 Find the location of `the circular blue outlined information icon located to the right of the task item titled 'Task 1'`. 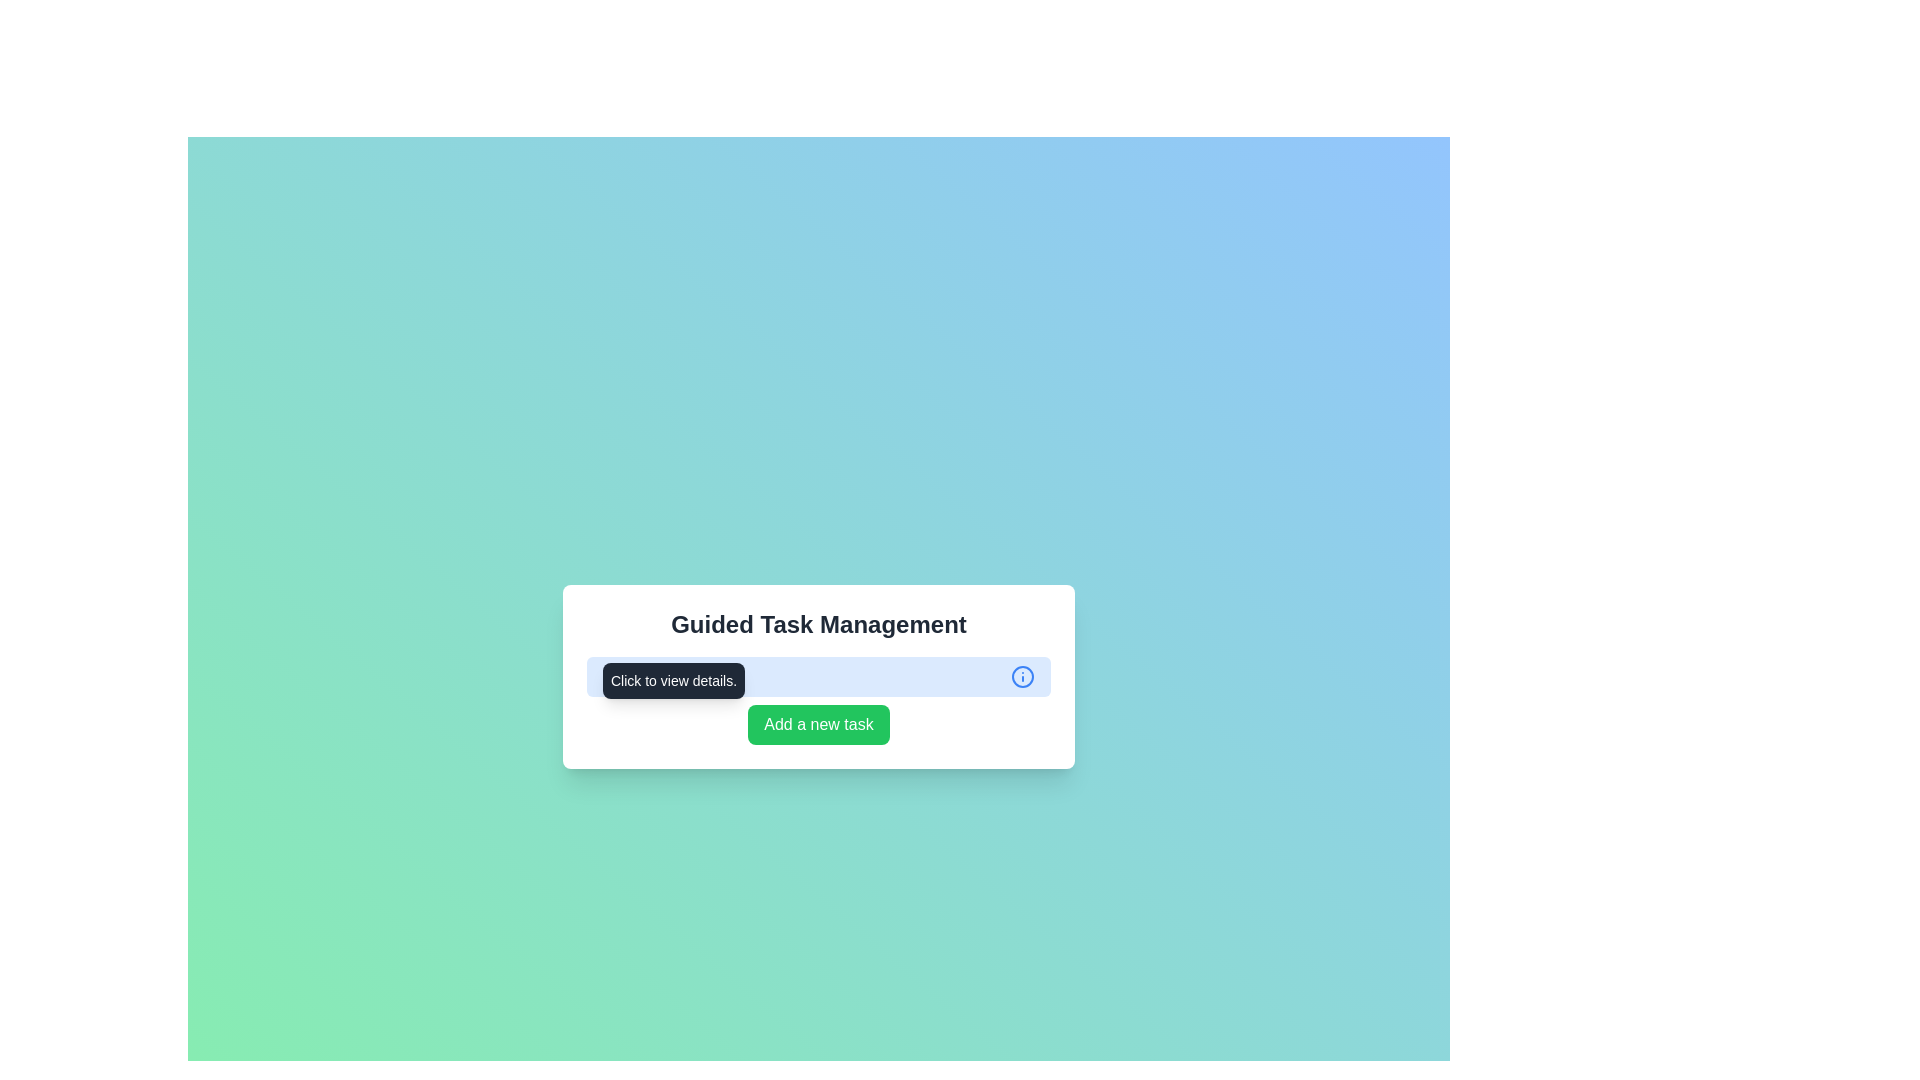

the circular blue outlined information icon located to the right of the task item titled 'Task 1' is located at coordinates (1022, 676).